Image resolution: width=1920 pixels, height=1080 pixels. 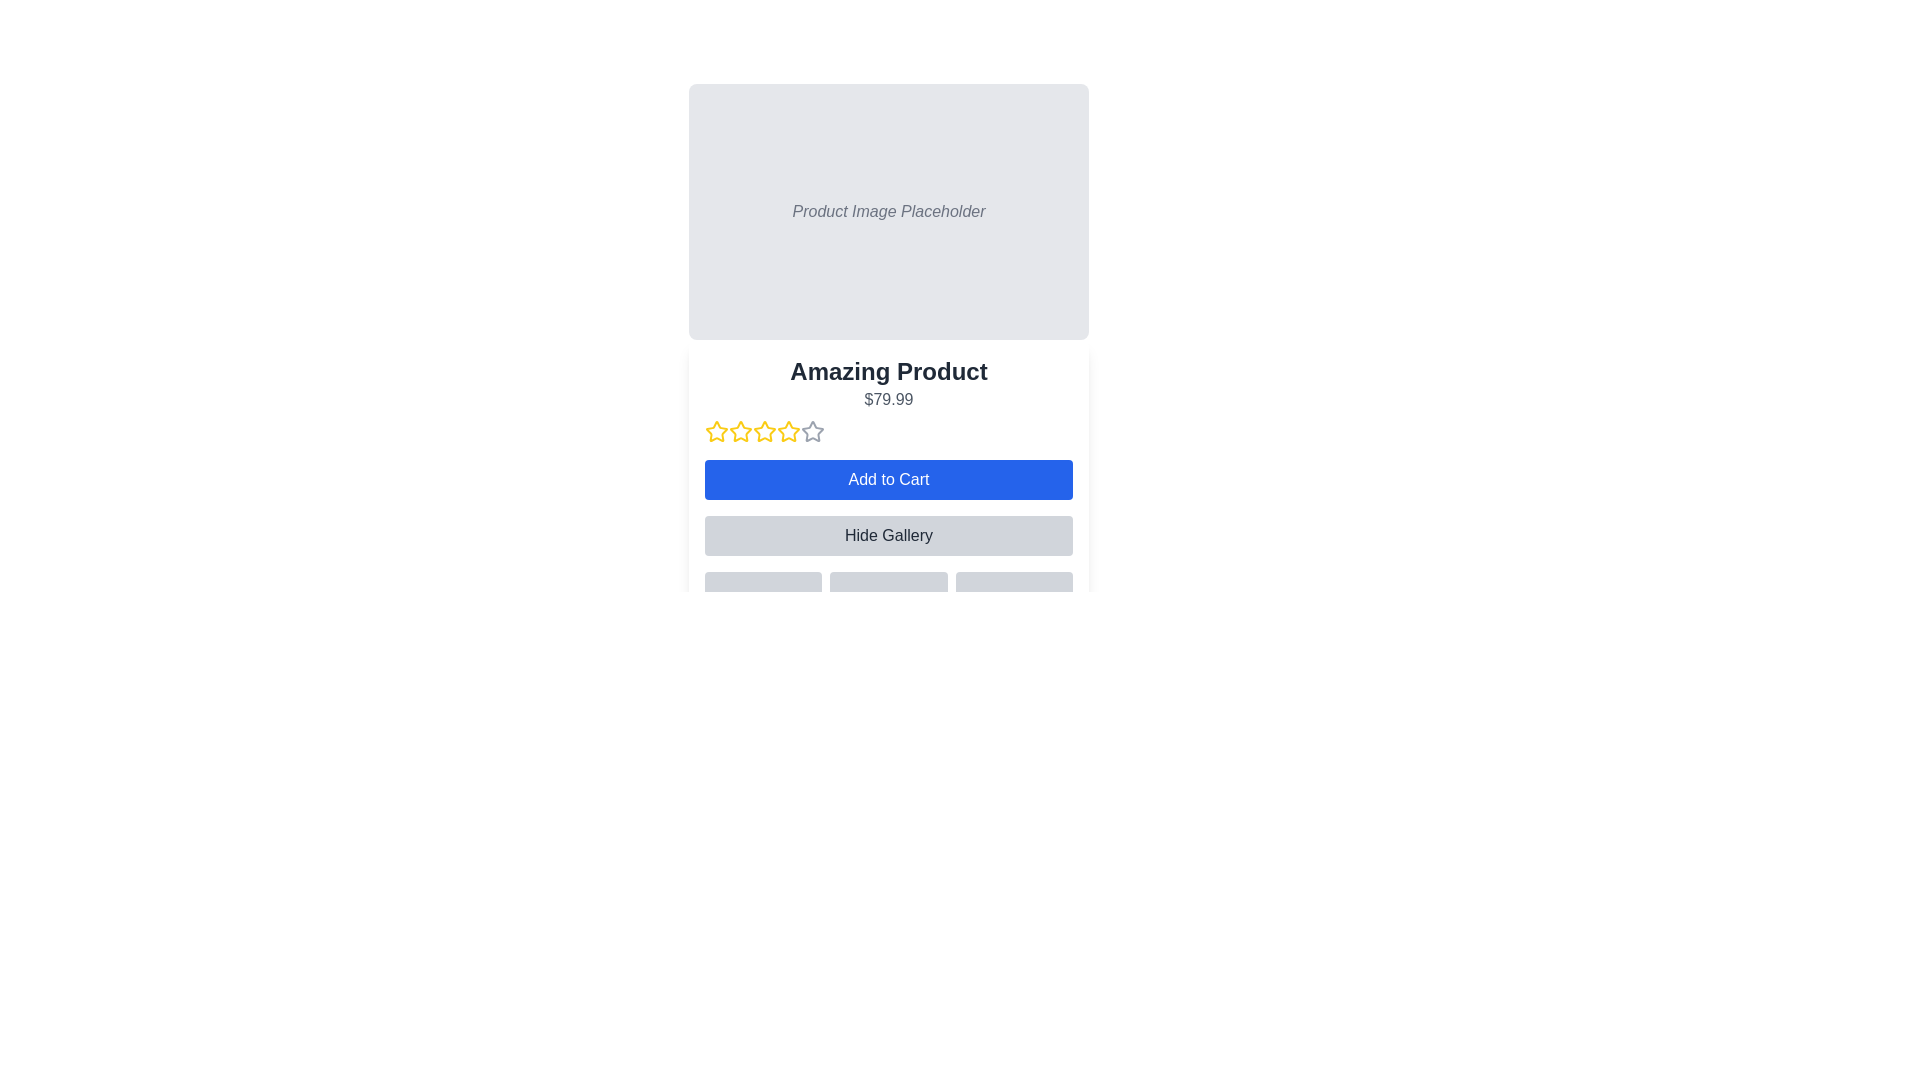 What do you see at coordinates (812, 431) in the screenshot?
I see `the sixth unselected rating star` at bounding box center [812, 431].